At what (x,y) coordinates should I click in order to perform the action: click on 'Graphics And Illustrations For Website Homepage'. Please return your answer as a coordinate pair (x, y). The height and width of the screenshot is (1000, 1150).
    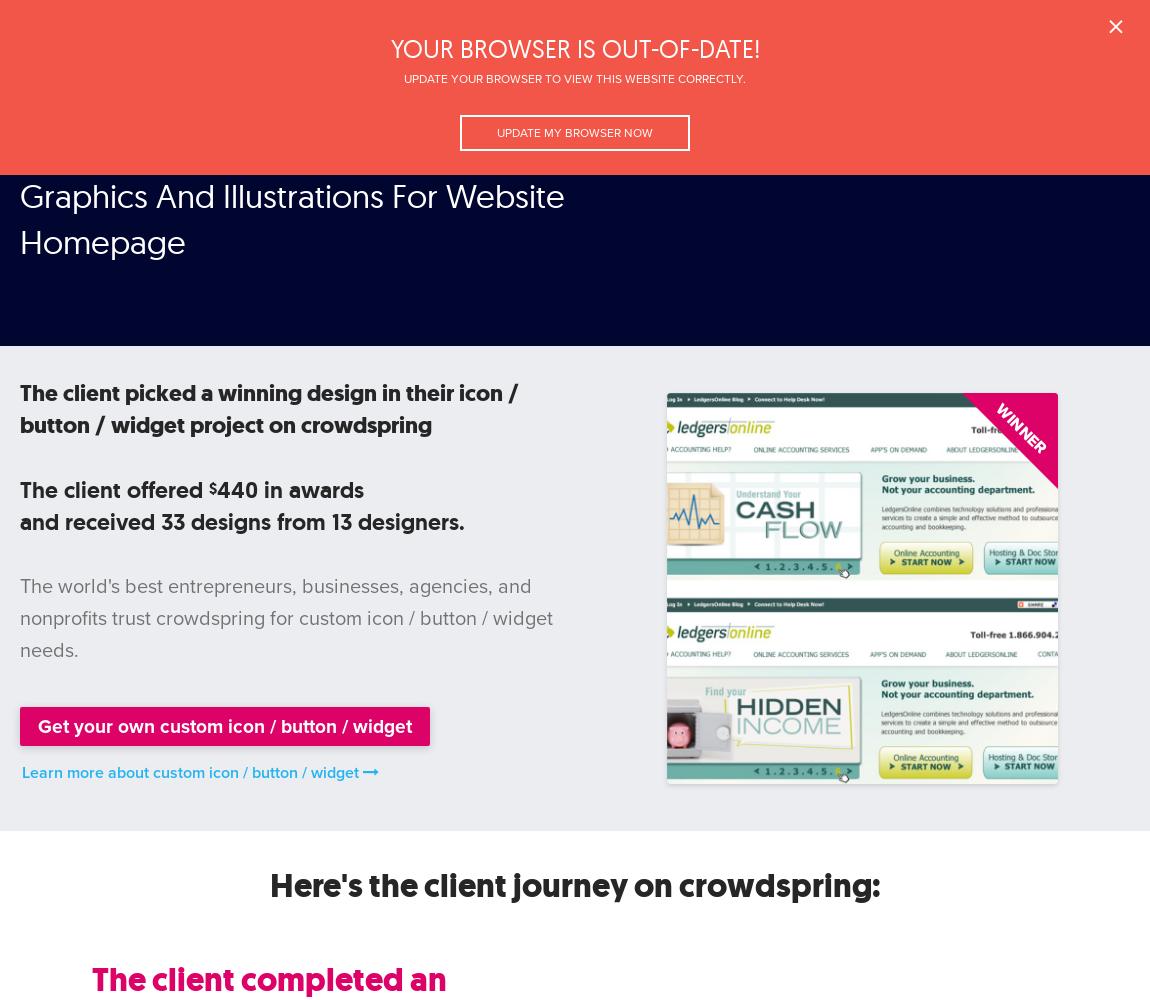
    Looking at the image, I should click on (292, 217).